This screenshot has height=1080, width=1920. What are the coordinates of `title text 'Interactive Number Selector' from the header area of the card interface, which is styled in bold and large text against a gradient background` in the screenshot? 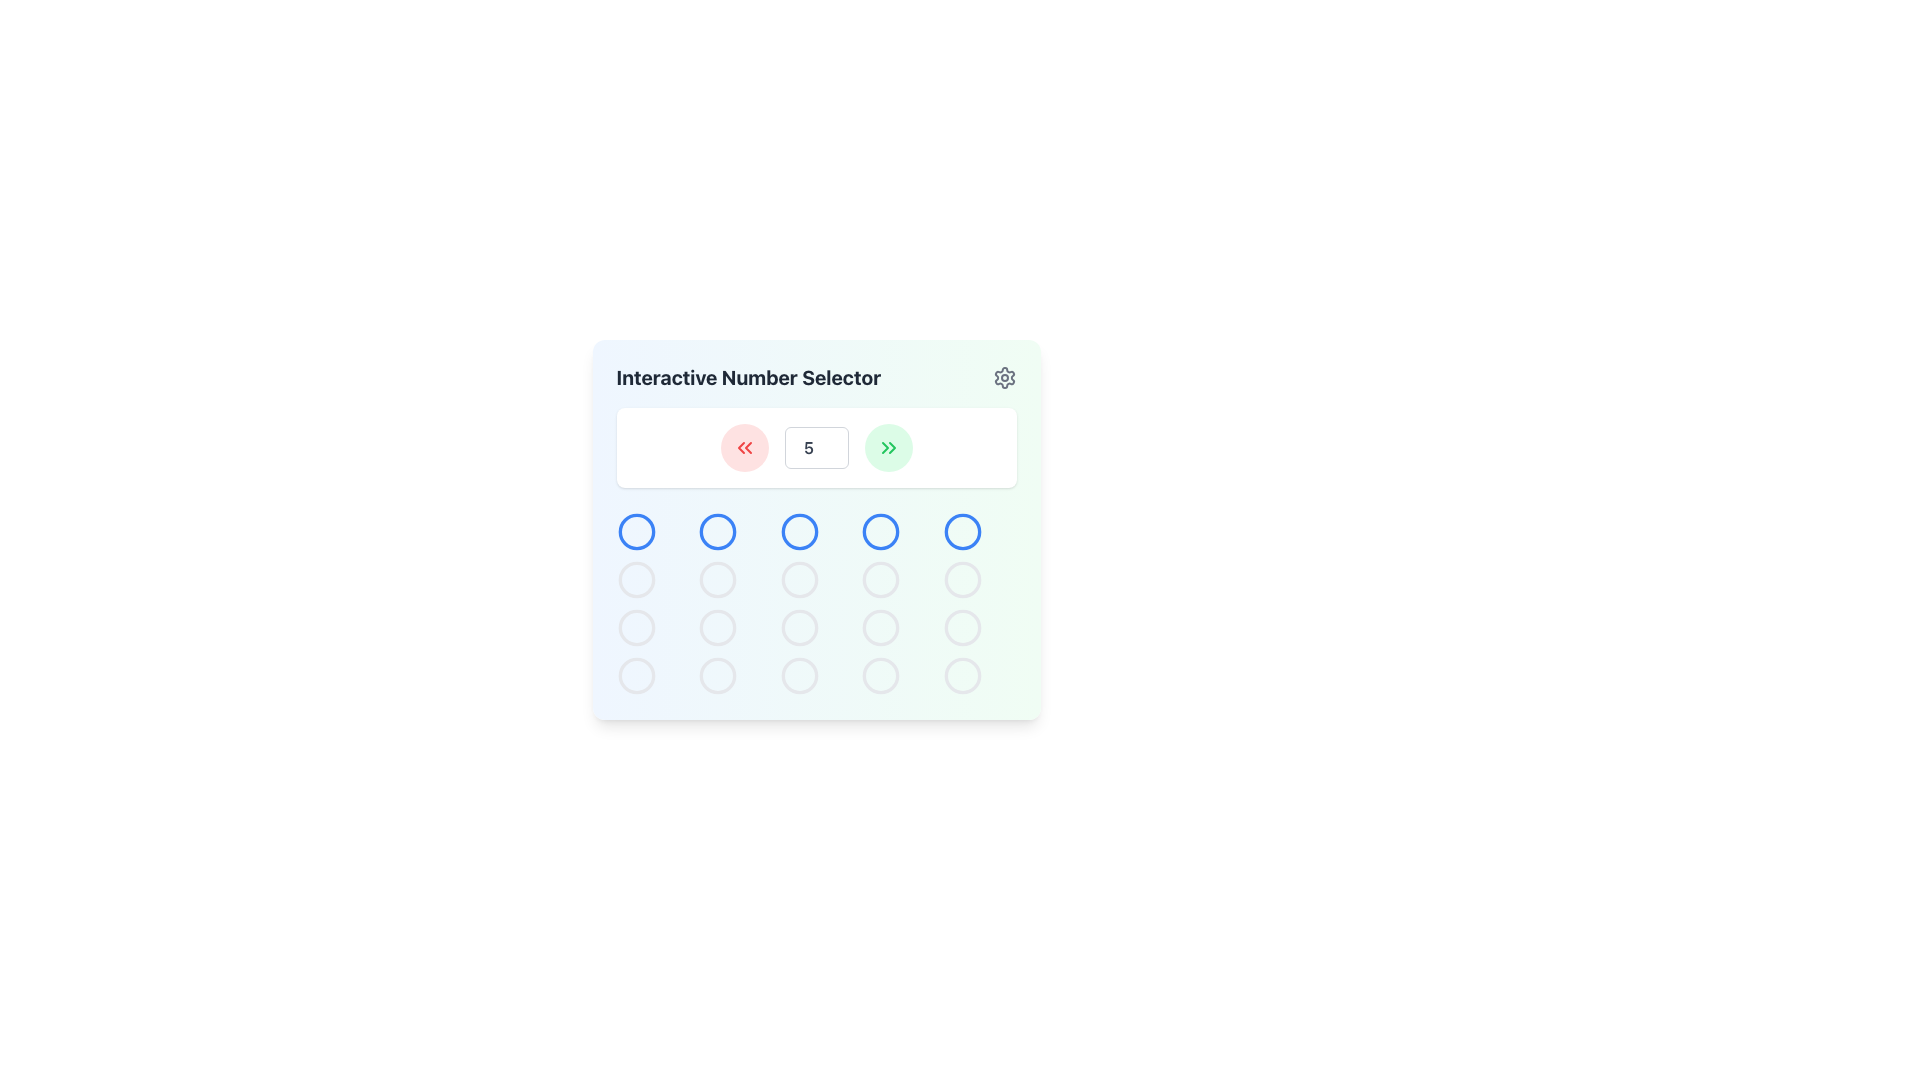 It's located at (816, 378).